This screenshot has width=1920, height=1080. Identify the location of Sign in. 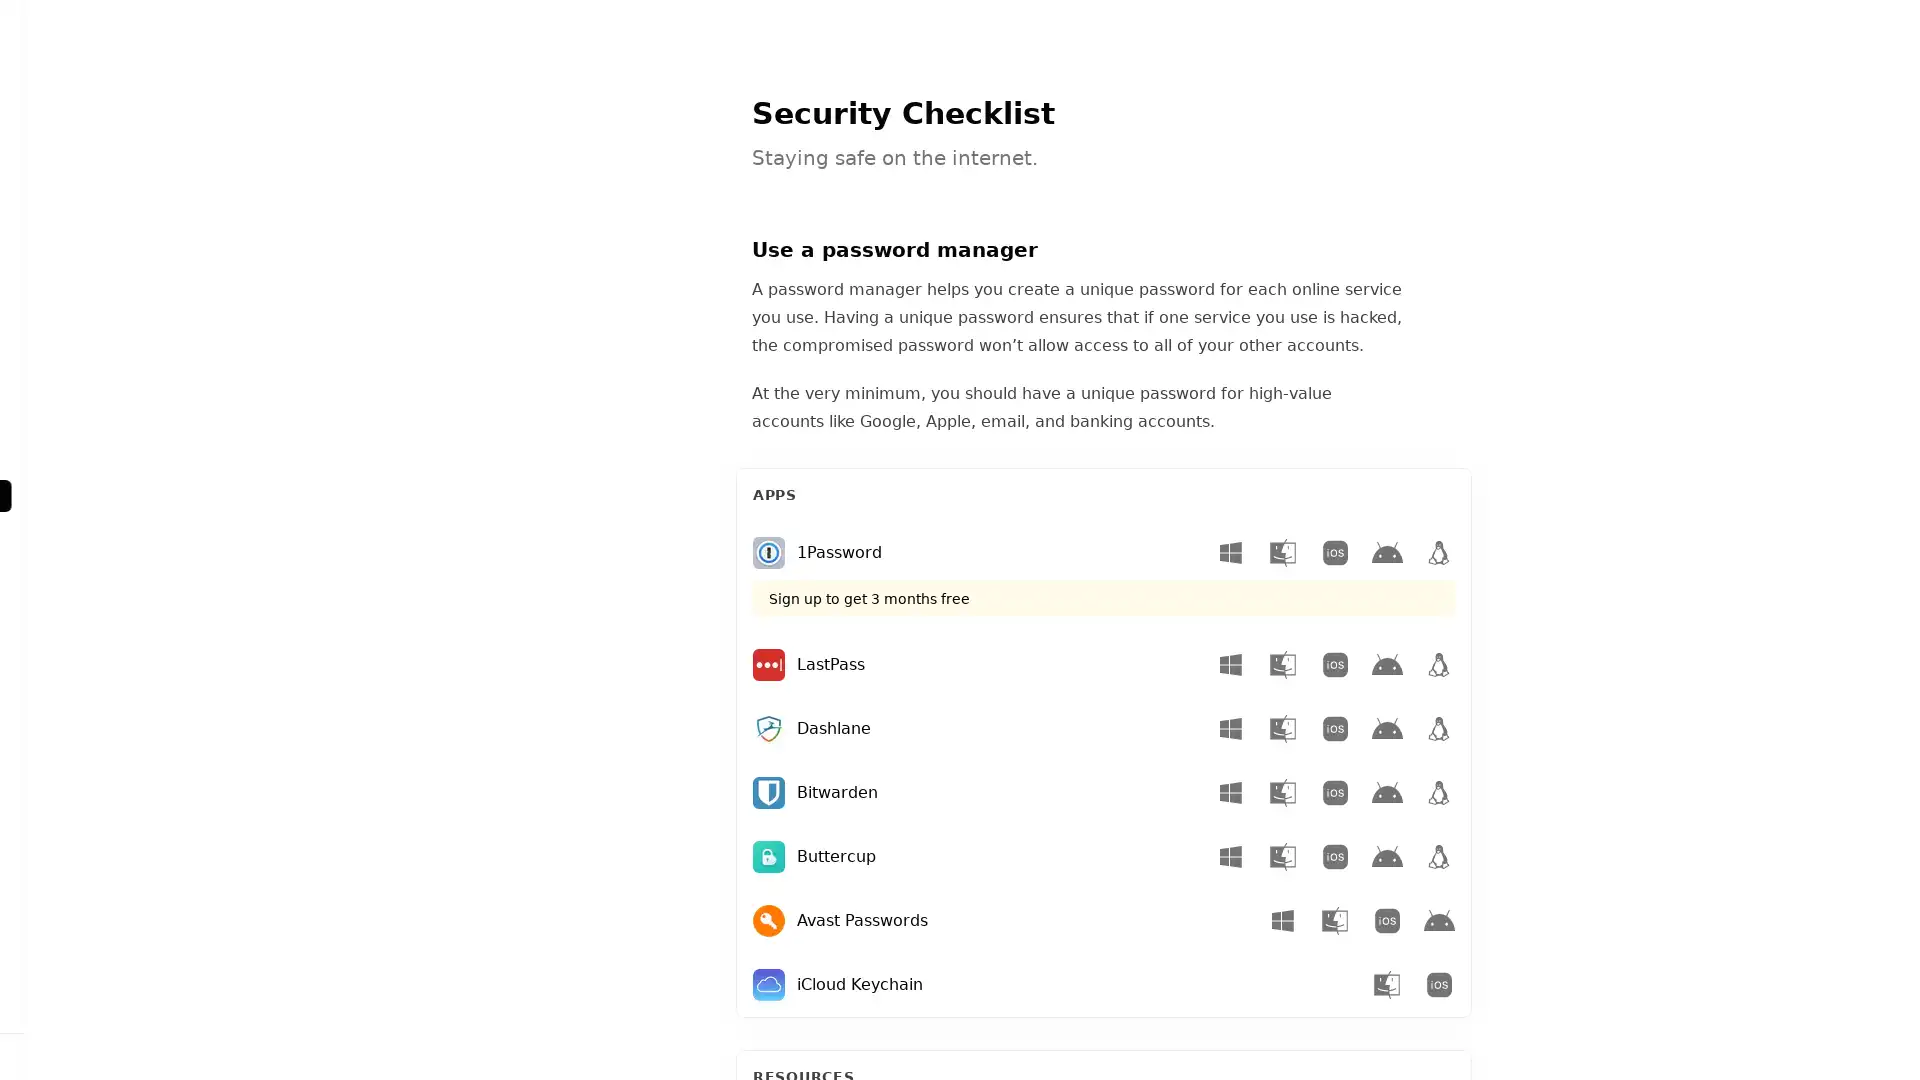
(142, 1055).